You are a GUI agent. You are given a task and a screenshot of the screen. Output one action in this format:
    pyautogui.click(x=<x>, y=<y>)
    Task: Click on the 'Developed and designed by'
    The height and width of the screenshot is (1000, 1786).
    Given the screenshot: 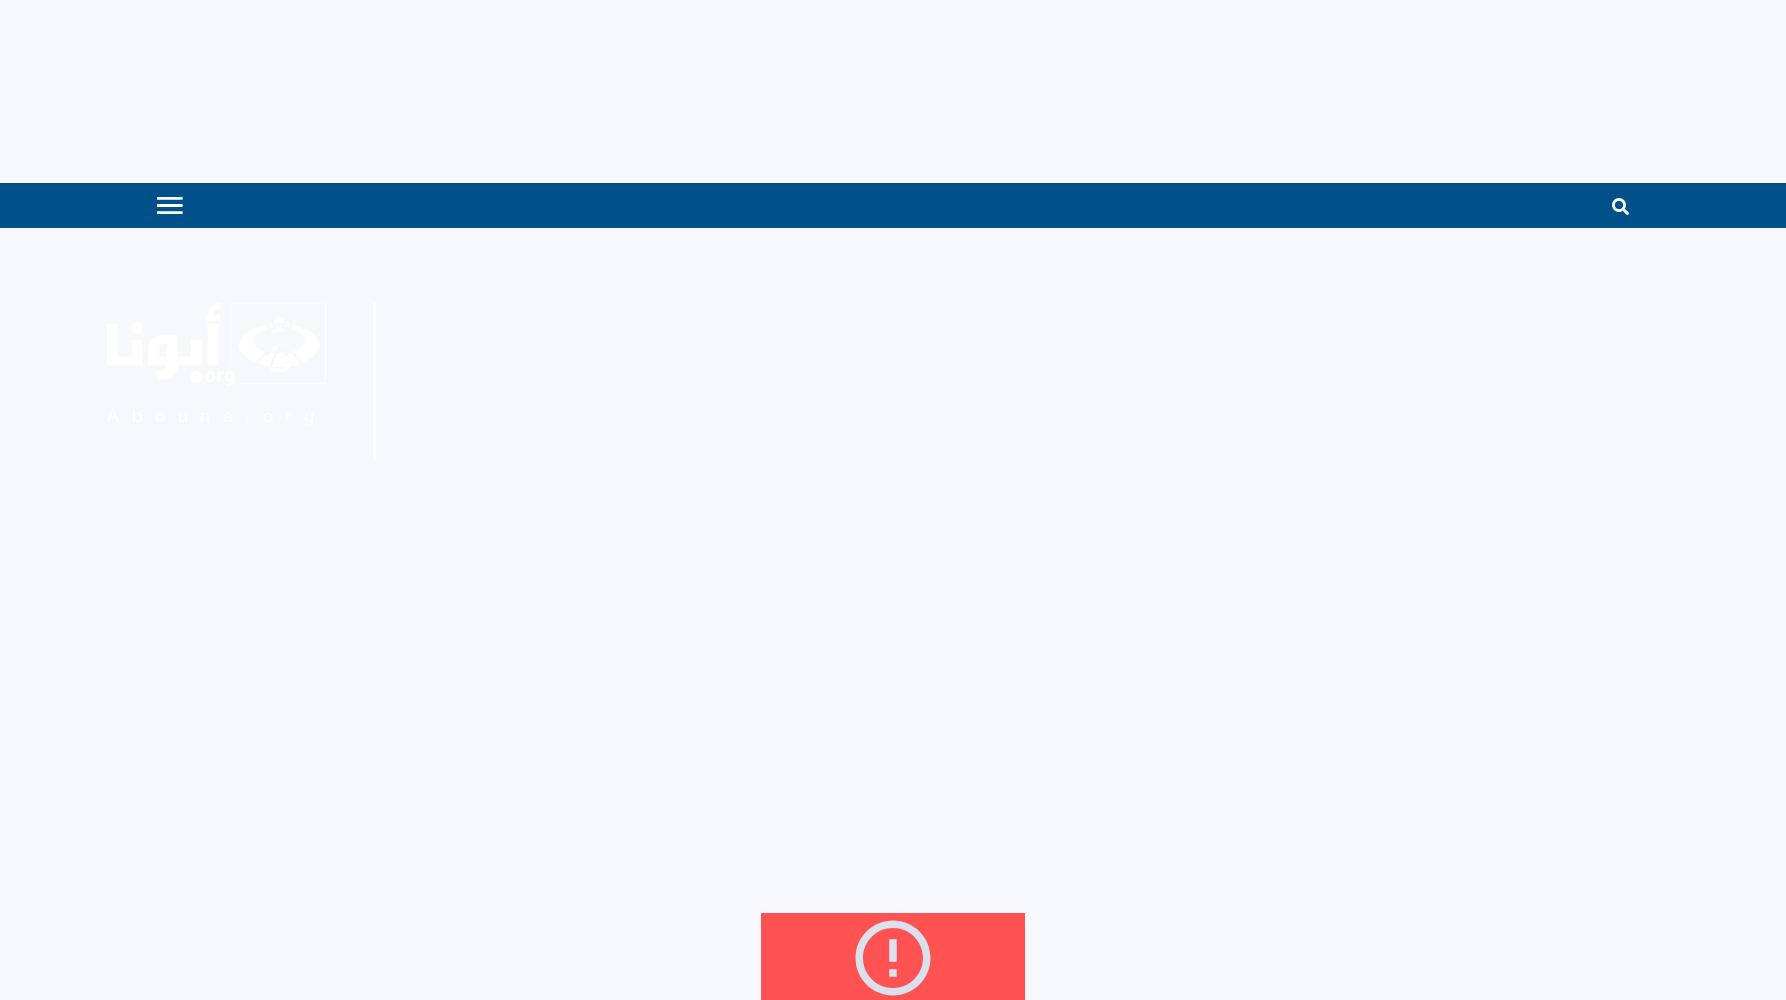 What is the action you would take?
    pyautogui.click(x=1394, y=563)
    